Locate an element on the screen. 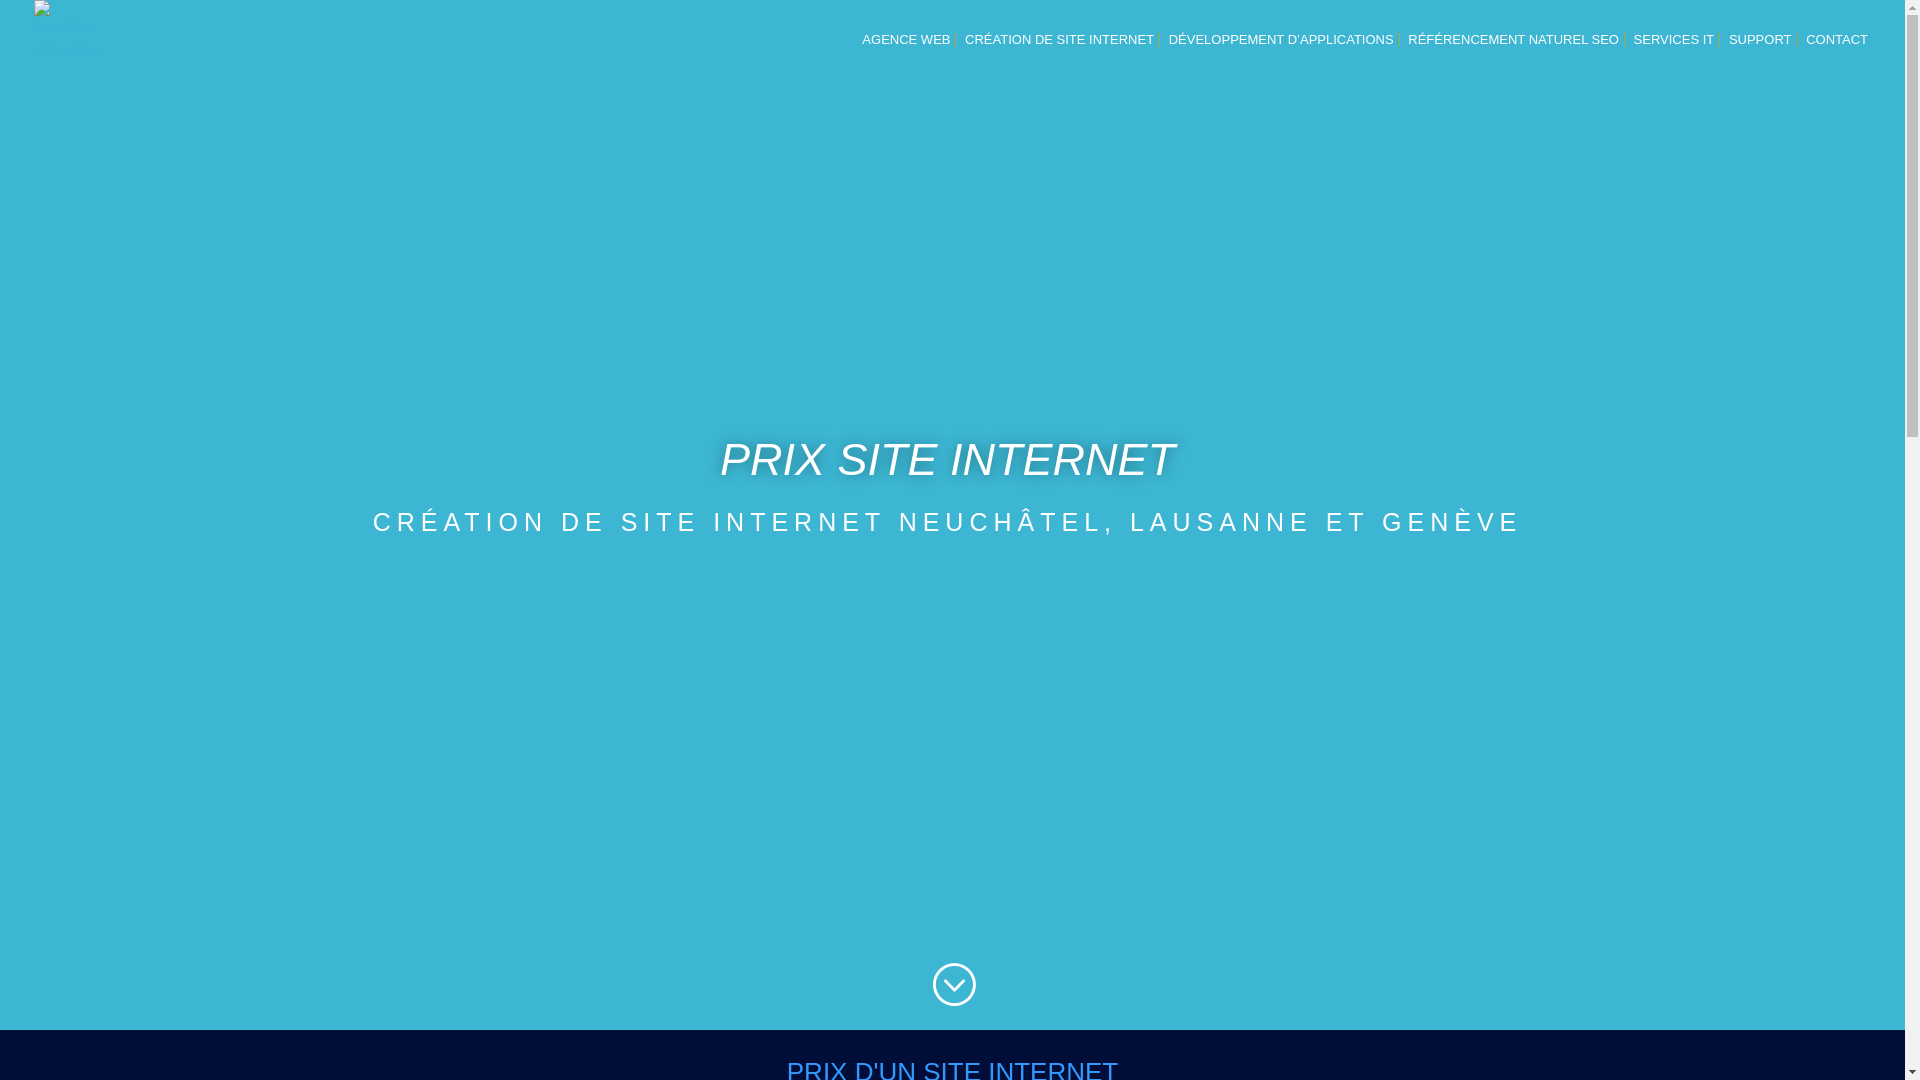 This screenshot has width=1920, height=1080. 'SERVICES IT' is located at coordinates (1633, 55).